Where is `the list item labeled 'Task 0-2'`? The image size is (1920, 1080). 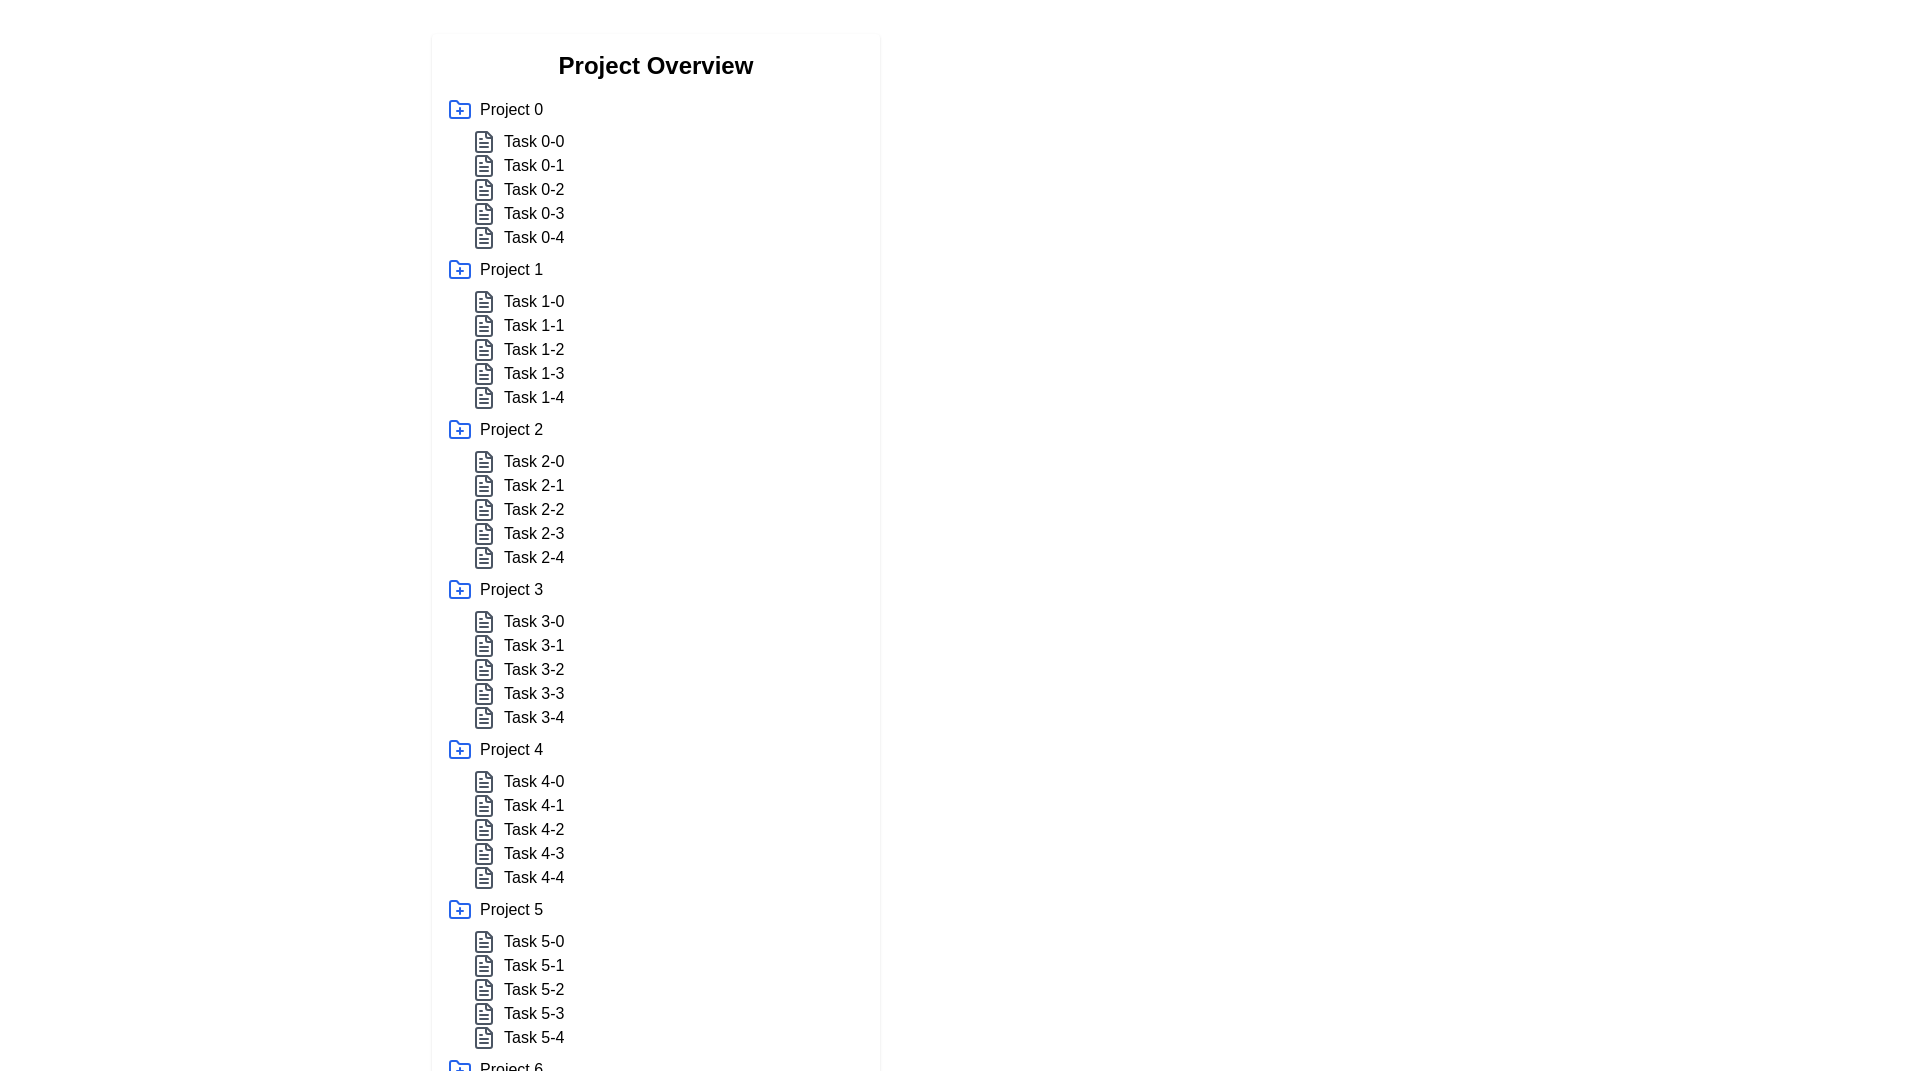
the list item labeled 'Task 0-2' is located at coordinates (667, 189).